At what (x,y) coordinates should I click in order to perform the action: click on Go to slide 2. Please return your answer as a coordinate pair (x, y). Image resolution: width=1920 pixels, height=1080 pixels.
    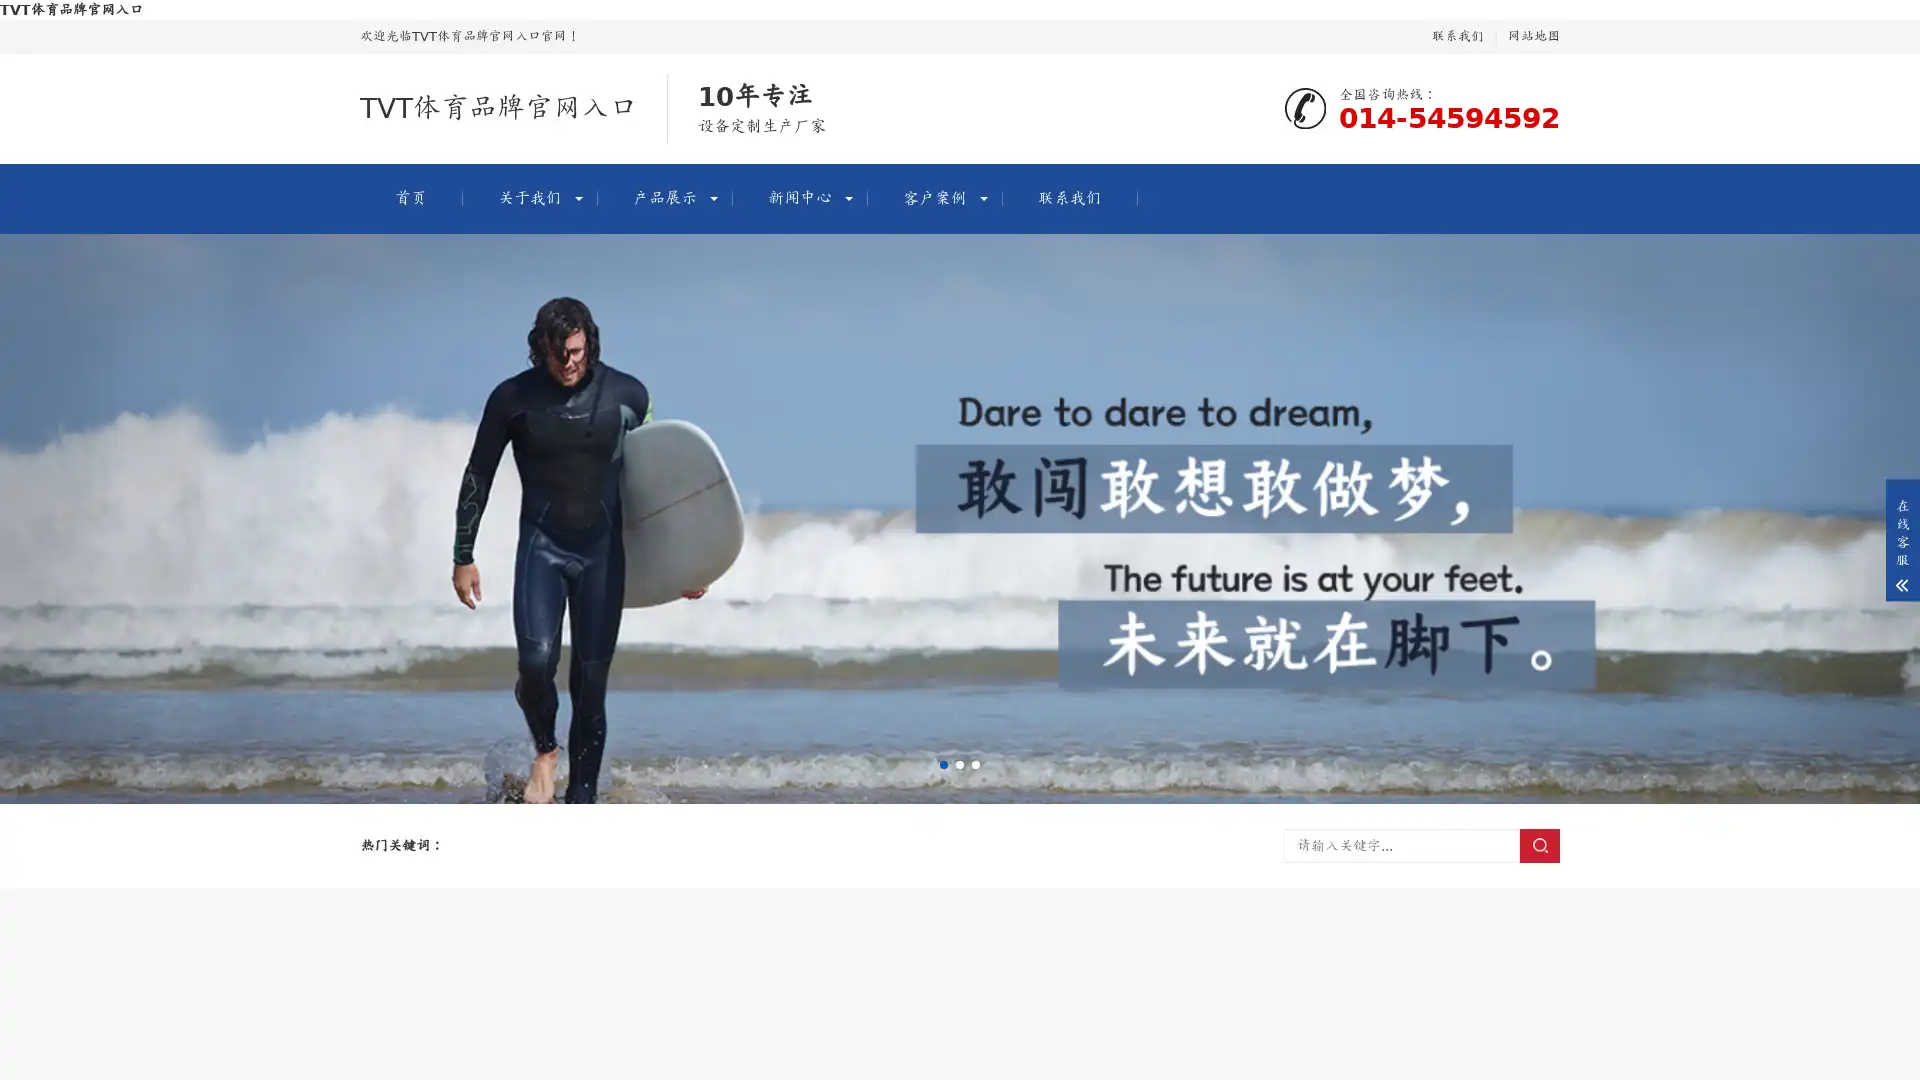
    Looking at the image, I should click on (960, 764).